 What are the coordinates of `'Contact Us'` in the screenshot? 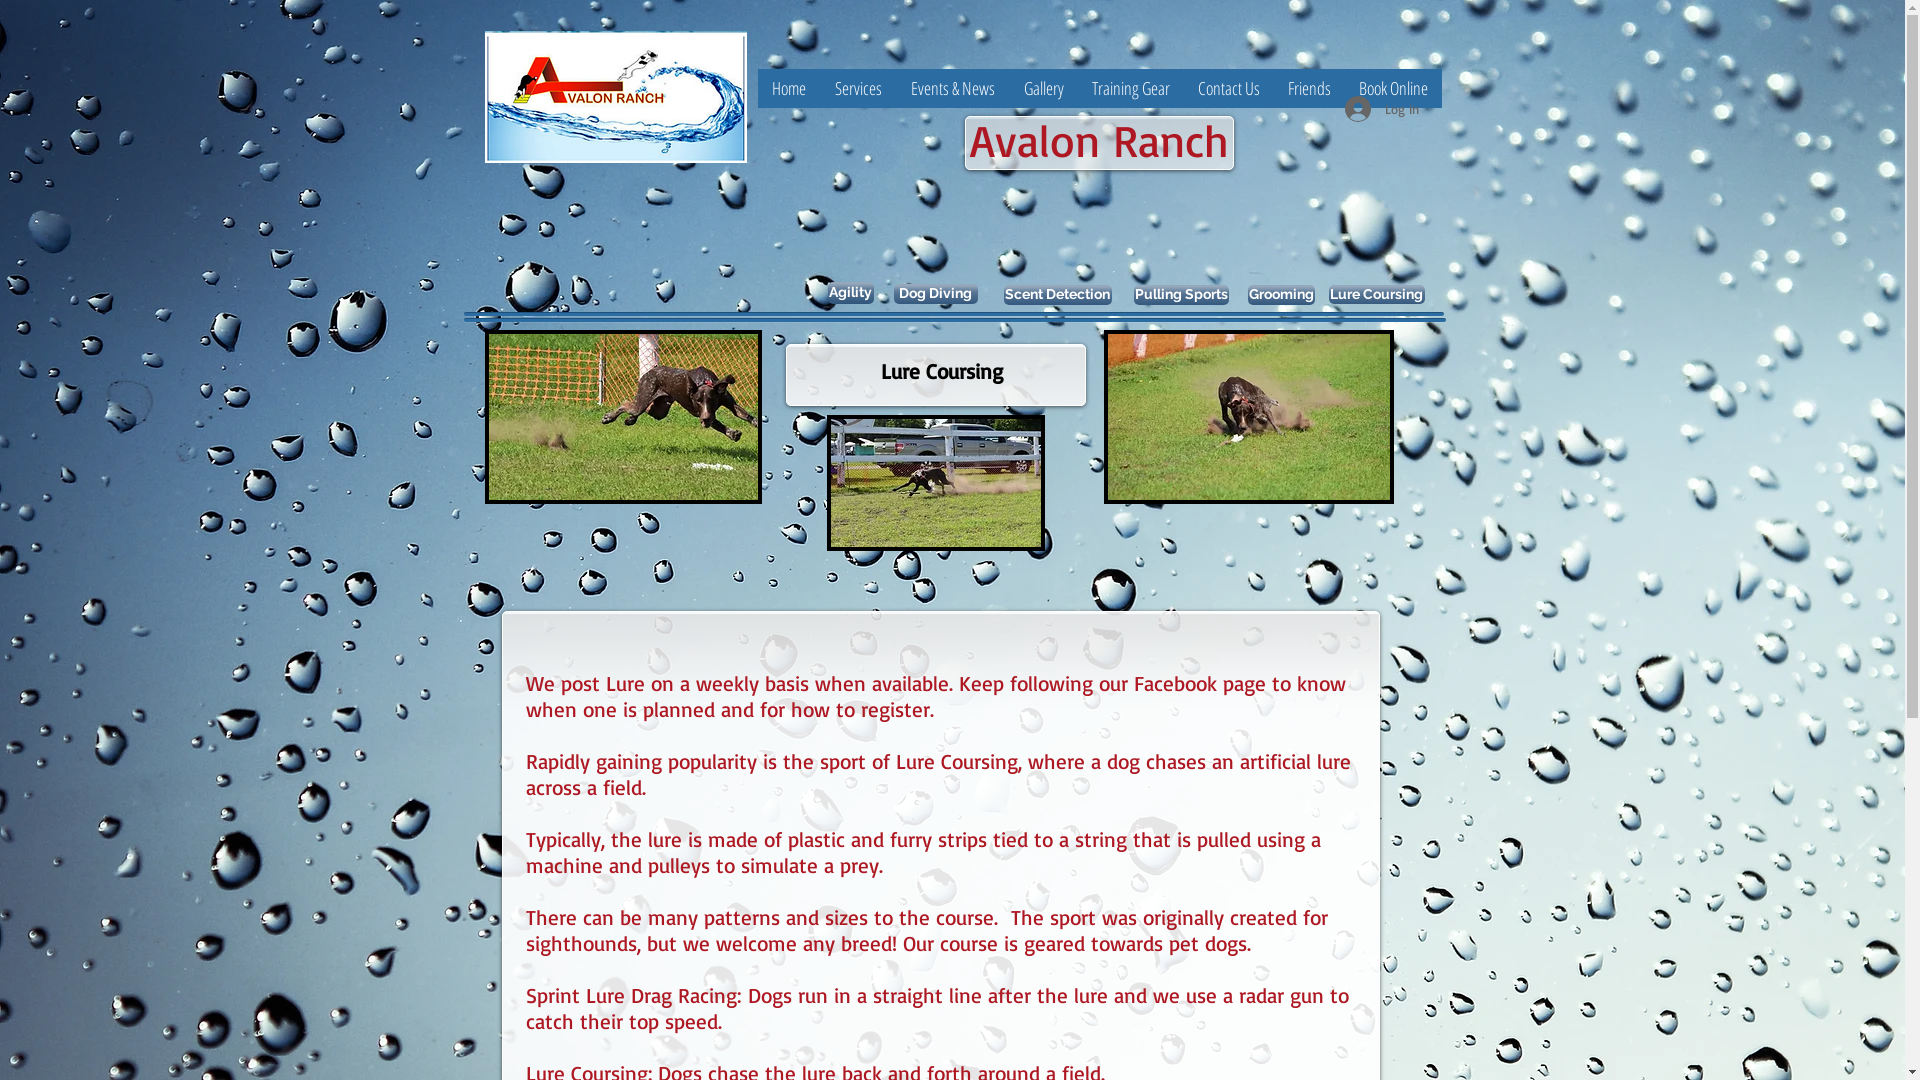 It's located at (1227, 87).